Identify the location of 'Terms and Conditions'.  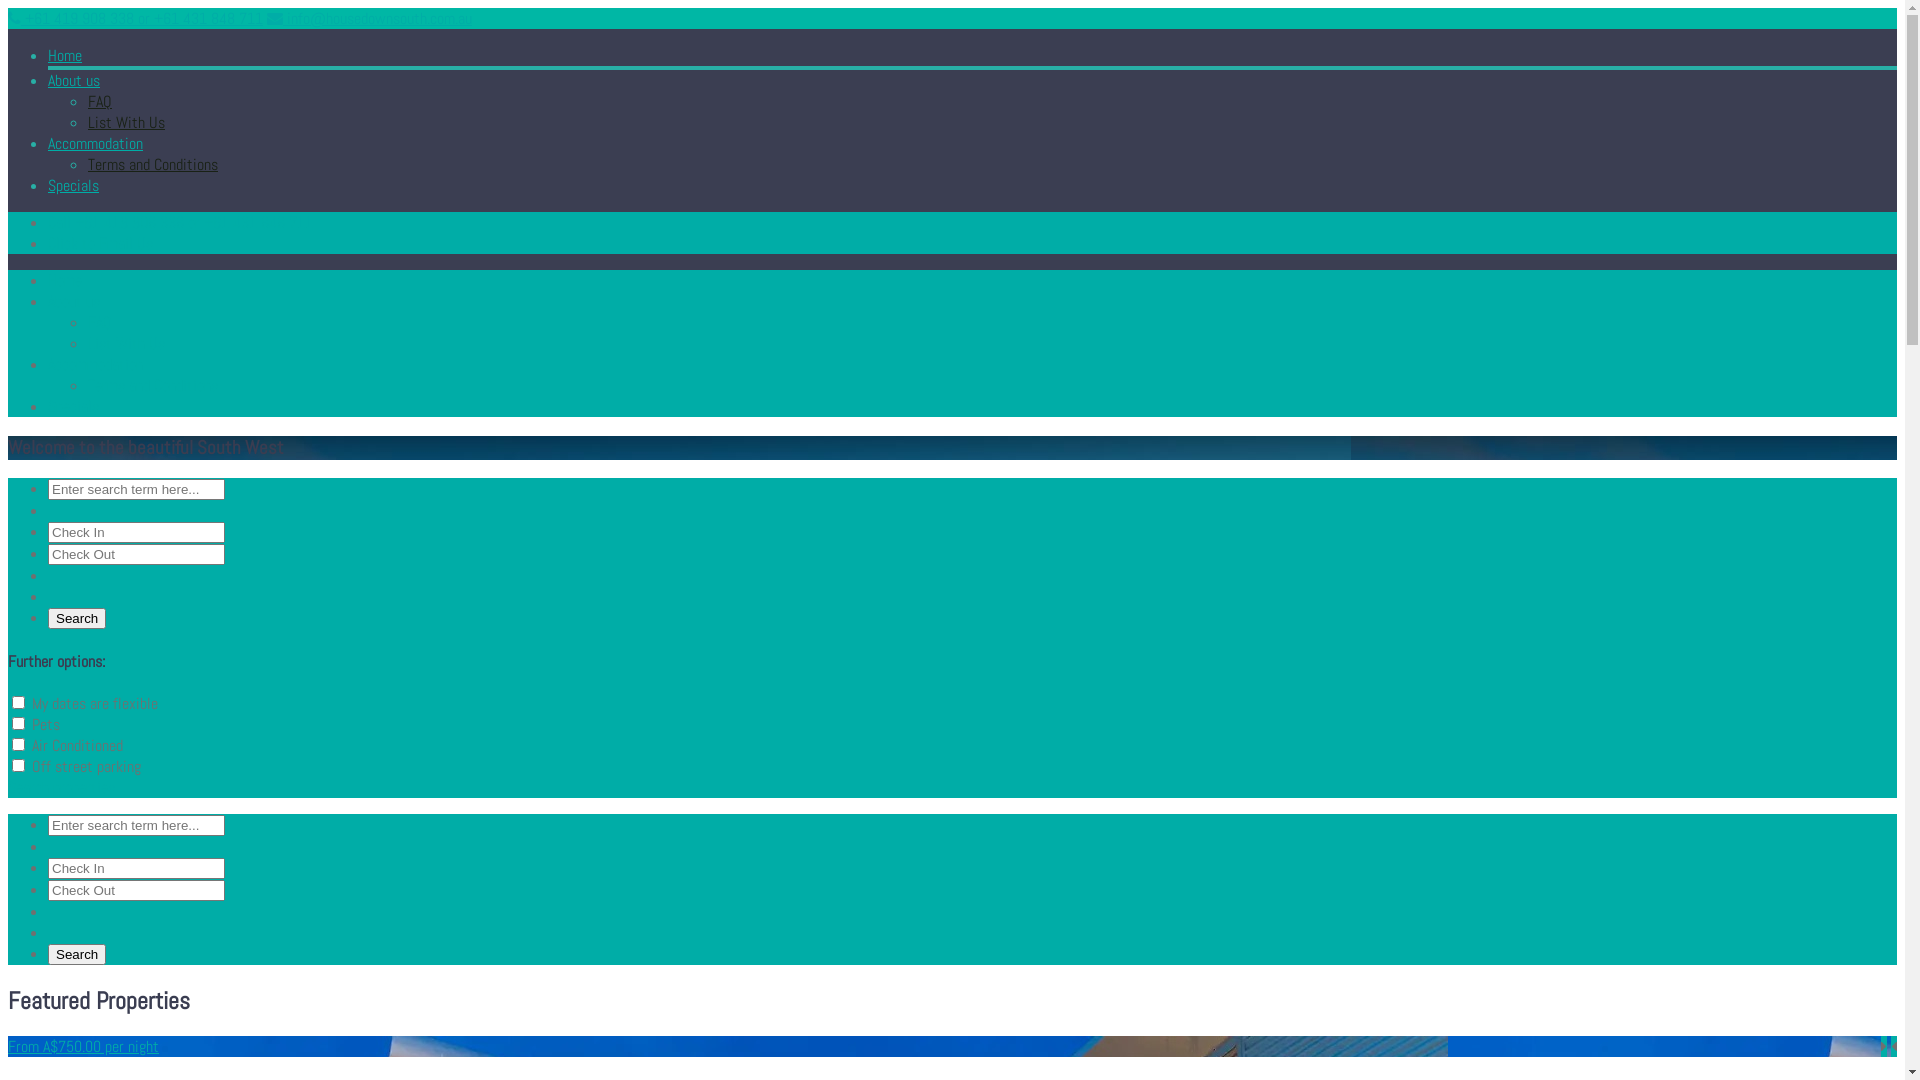
(152, 163).